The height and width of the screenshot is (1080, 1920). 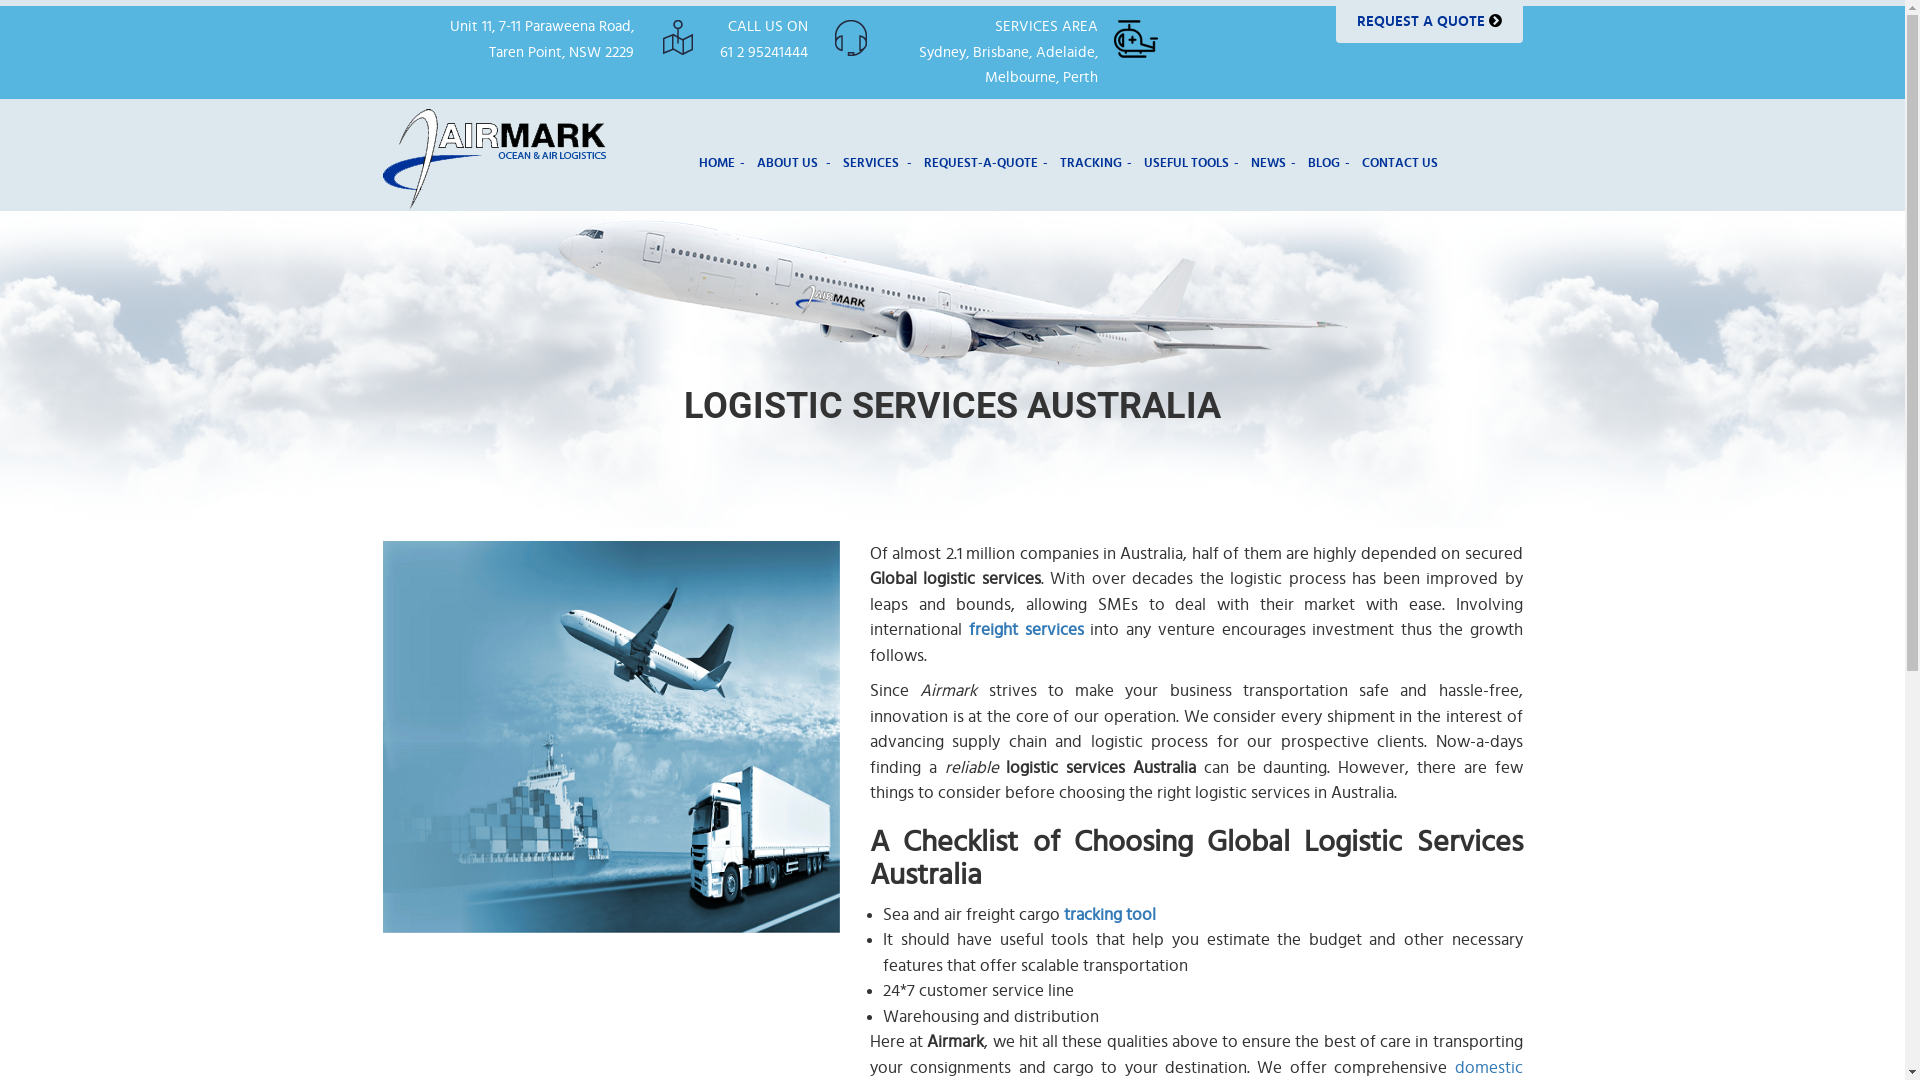 What do you see at coordinates (1191, 161) in the screenshot?
I see `'USEFUL TOOLS'` at bounding box center [1191, 161].